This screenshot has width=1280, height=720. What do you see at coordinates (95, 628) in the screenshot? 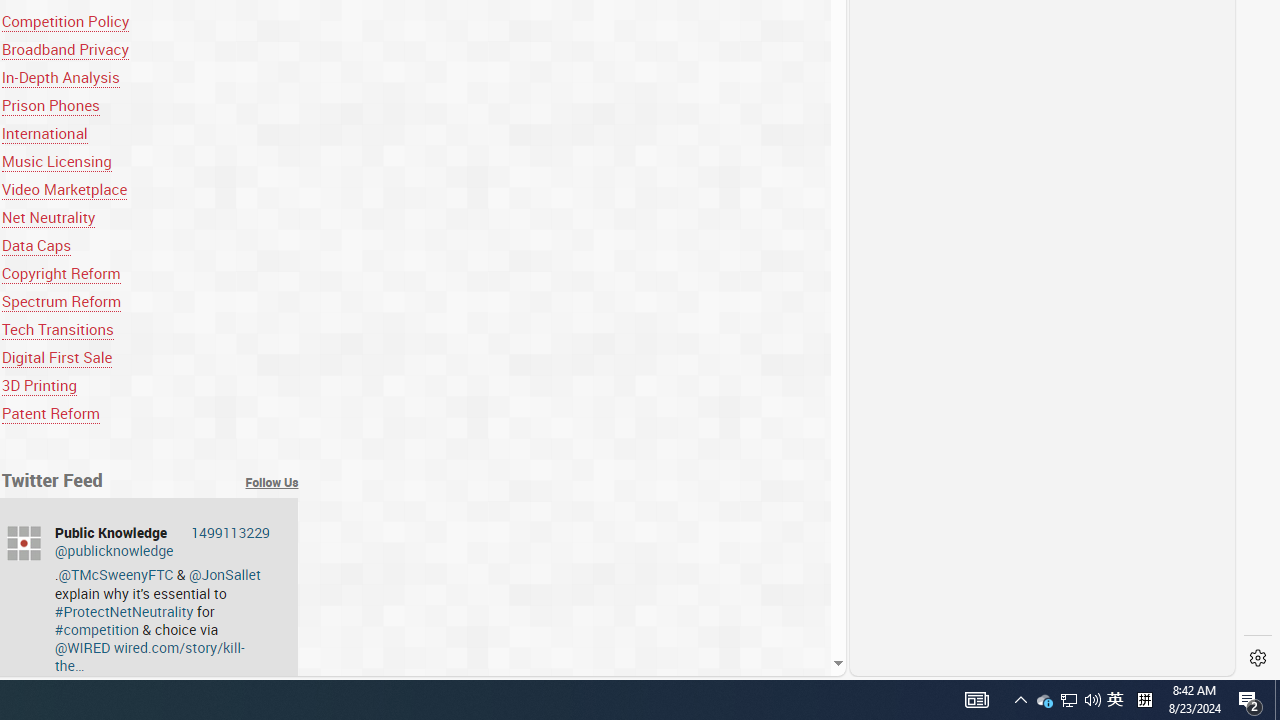
I see `'#competition'` at bounding box center [95, 628].